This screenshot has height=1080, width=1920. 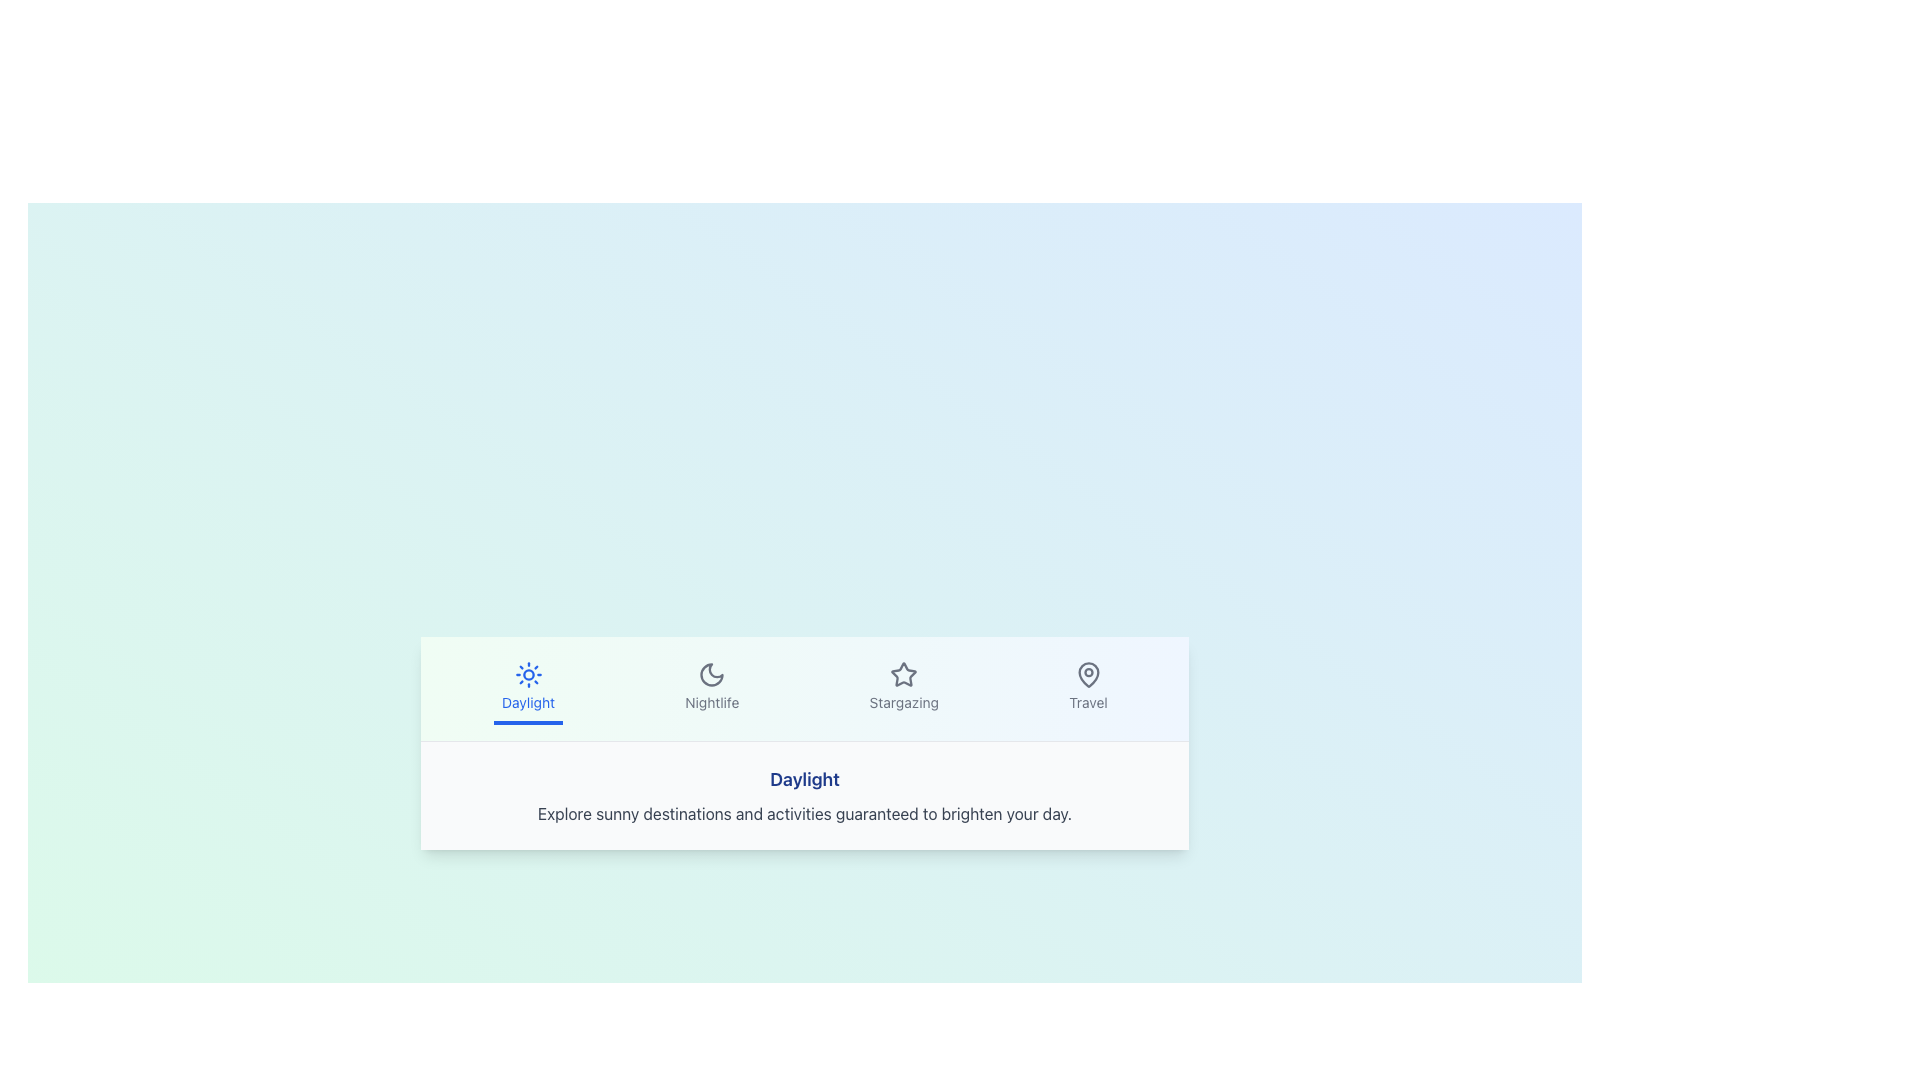 I want to click on the 'Travel' button, which is the last button in a horizontally arranged list and features a map pin icon followed by the label 'Travel', so click(x=1087, y=687).